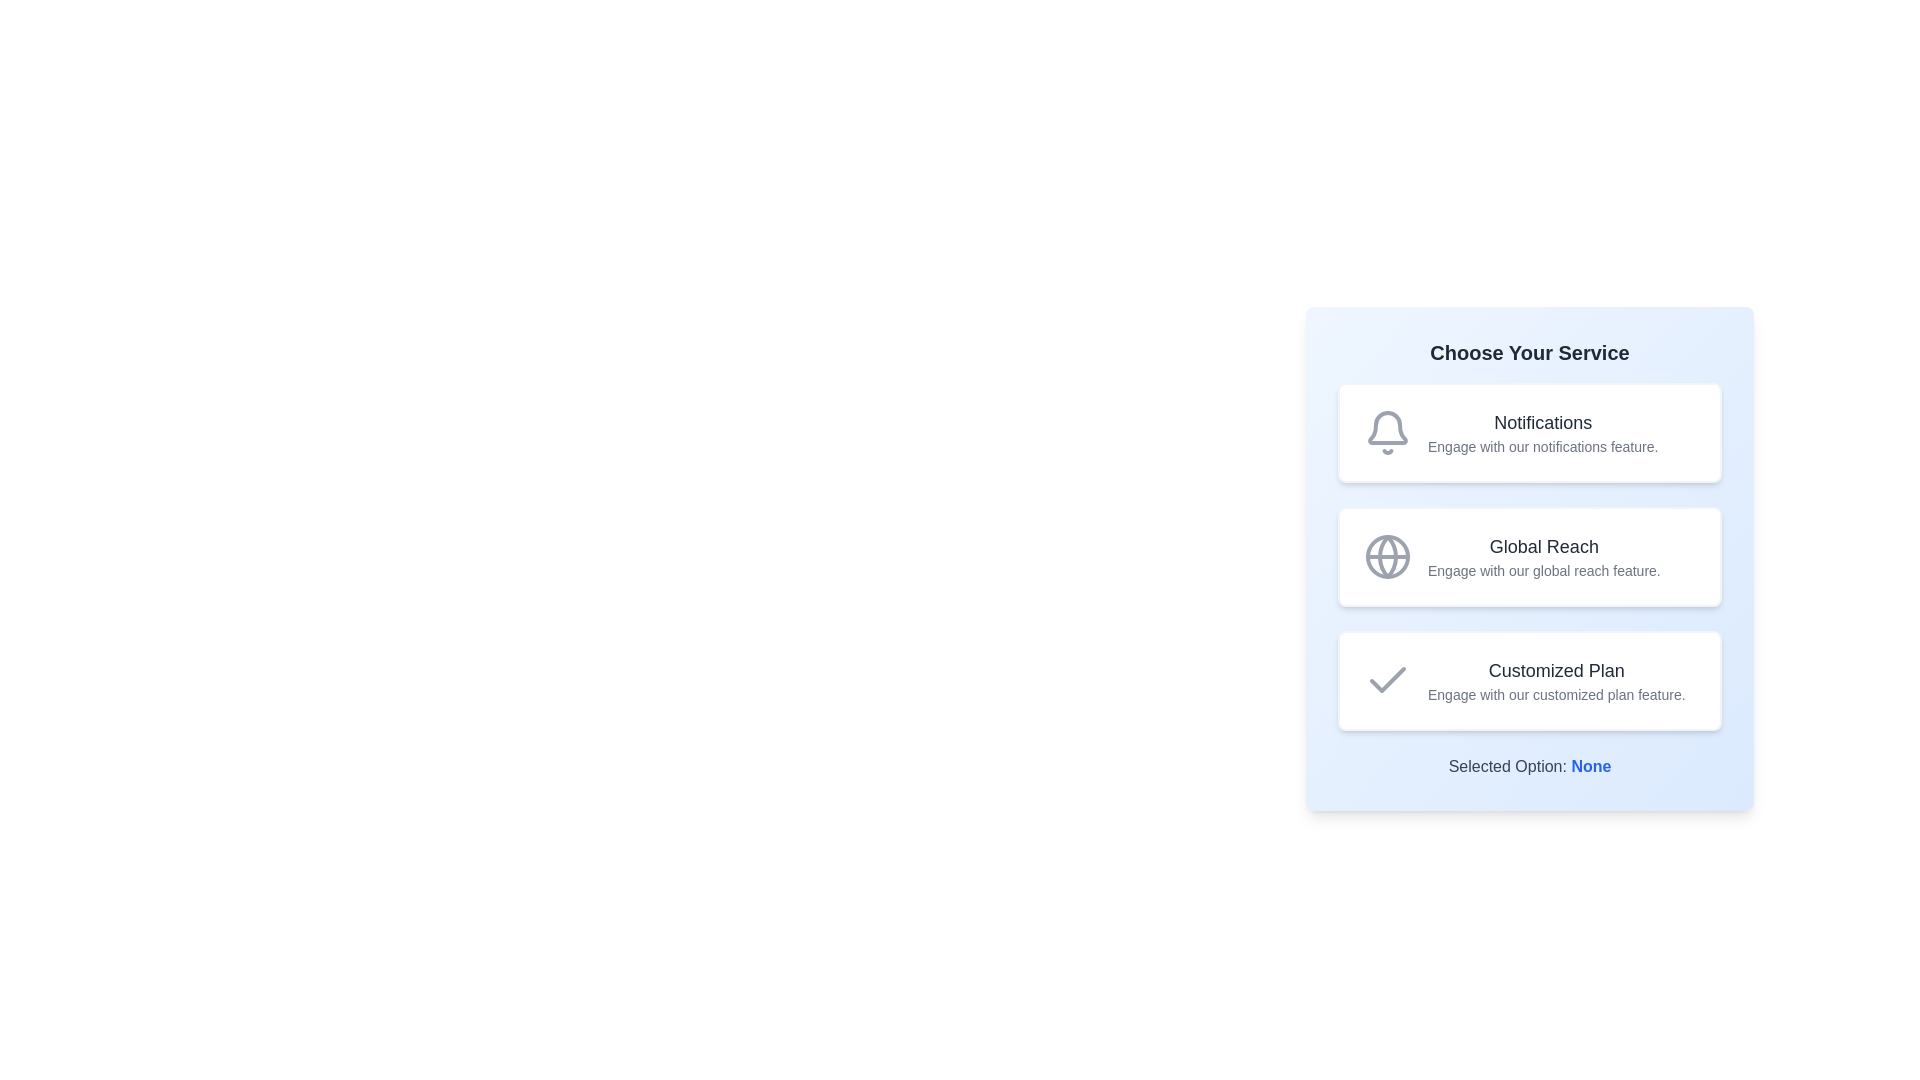 The width and height of the screenshot is (1920, 1080). Describe the element at coordinates (1590, 765) in the screenshot. I see `the Text Label displaying the currently selected option, which shows 'None' when no option is selected, located immediately to the right of 'Selected Option:' in the lower section of the panel` at that location.